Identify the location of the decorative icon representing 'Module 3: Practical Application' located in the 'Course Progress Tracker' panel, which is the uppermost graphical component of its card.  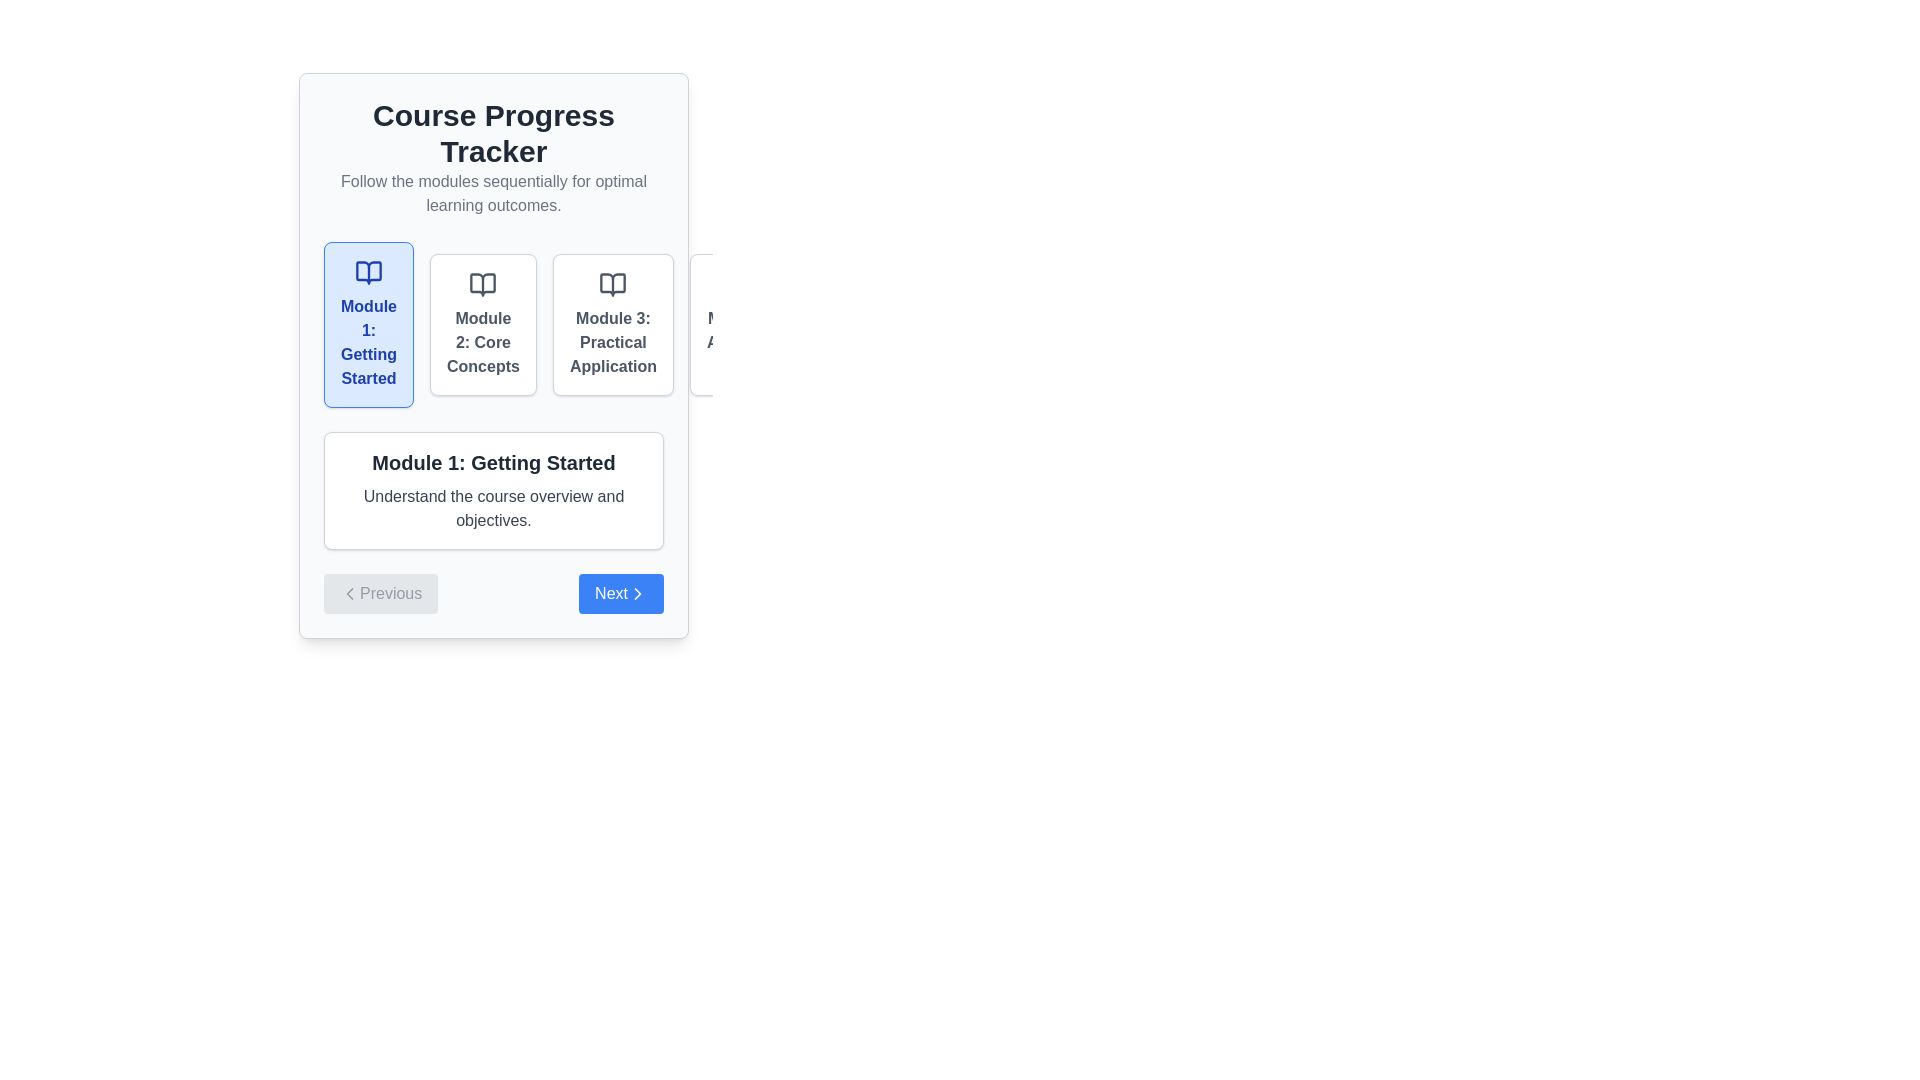
(612, 285).